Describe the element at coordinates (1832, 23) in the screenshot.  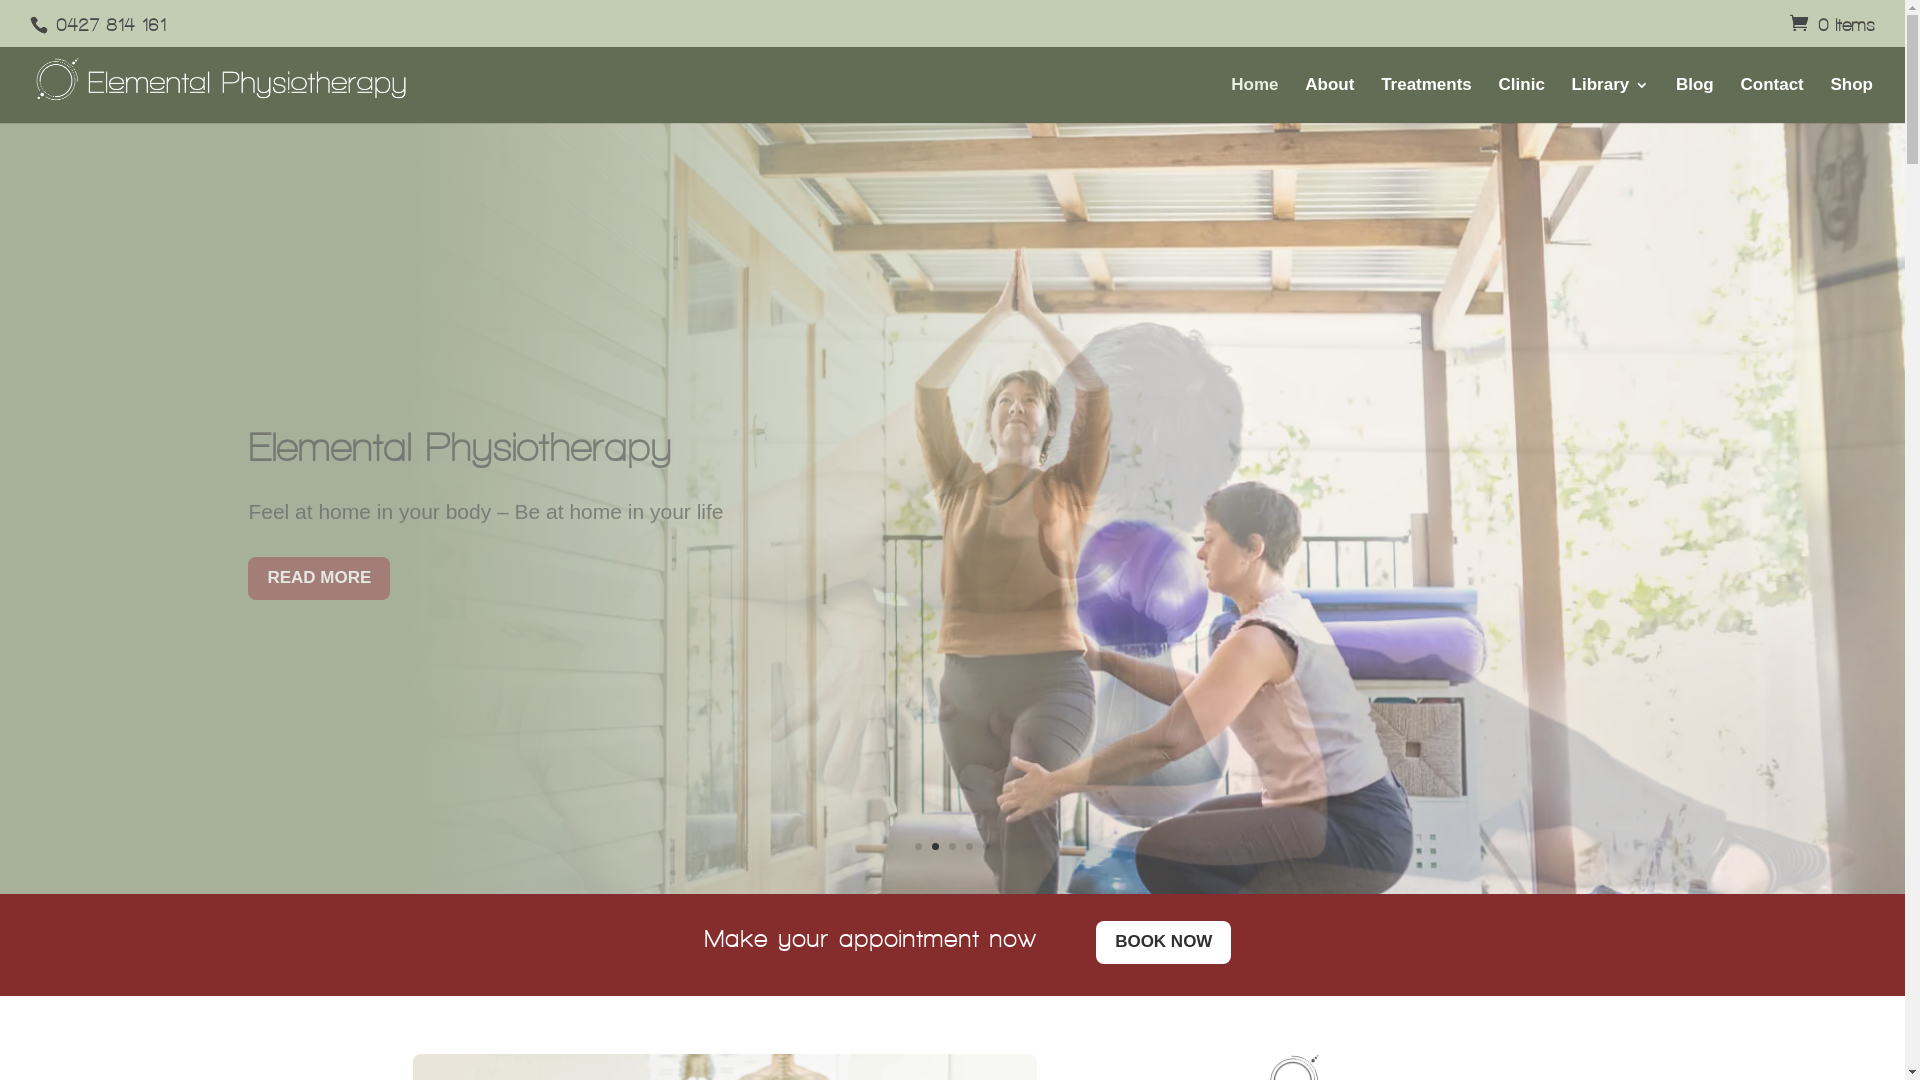
I see `'0 Items'` at that location.